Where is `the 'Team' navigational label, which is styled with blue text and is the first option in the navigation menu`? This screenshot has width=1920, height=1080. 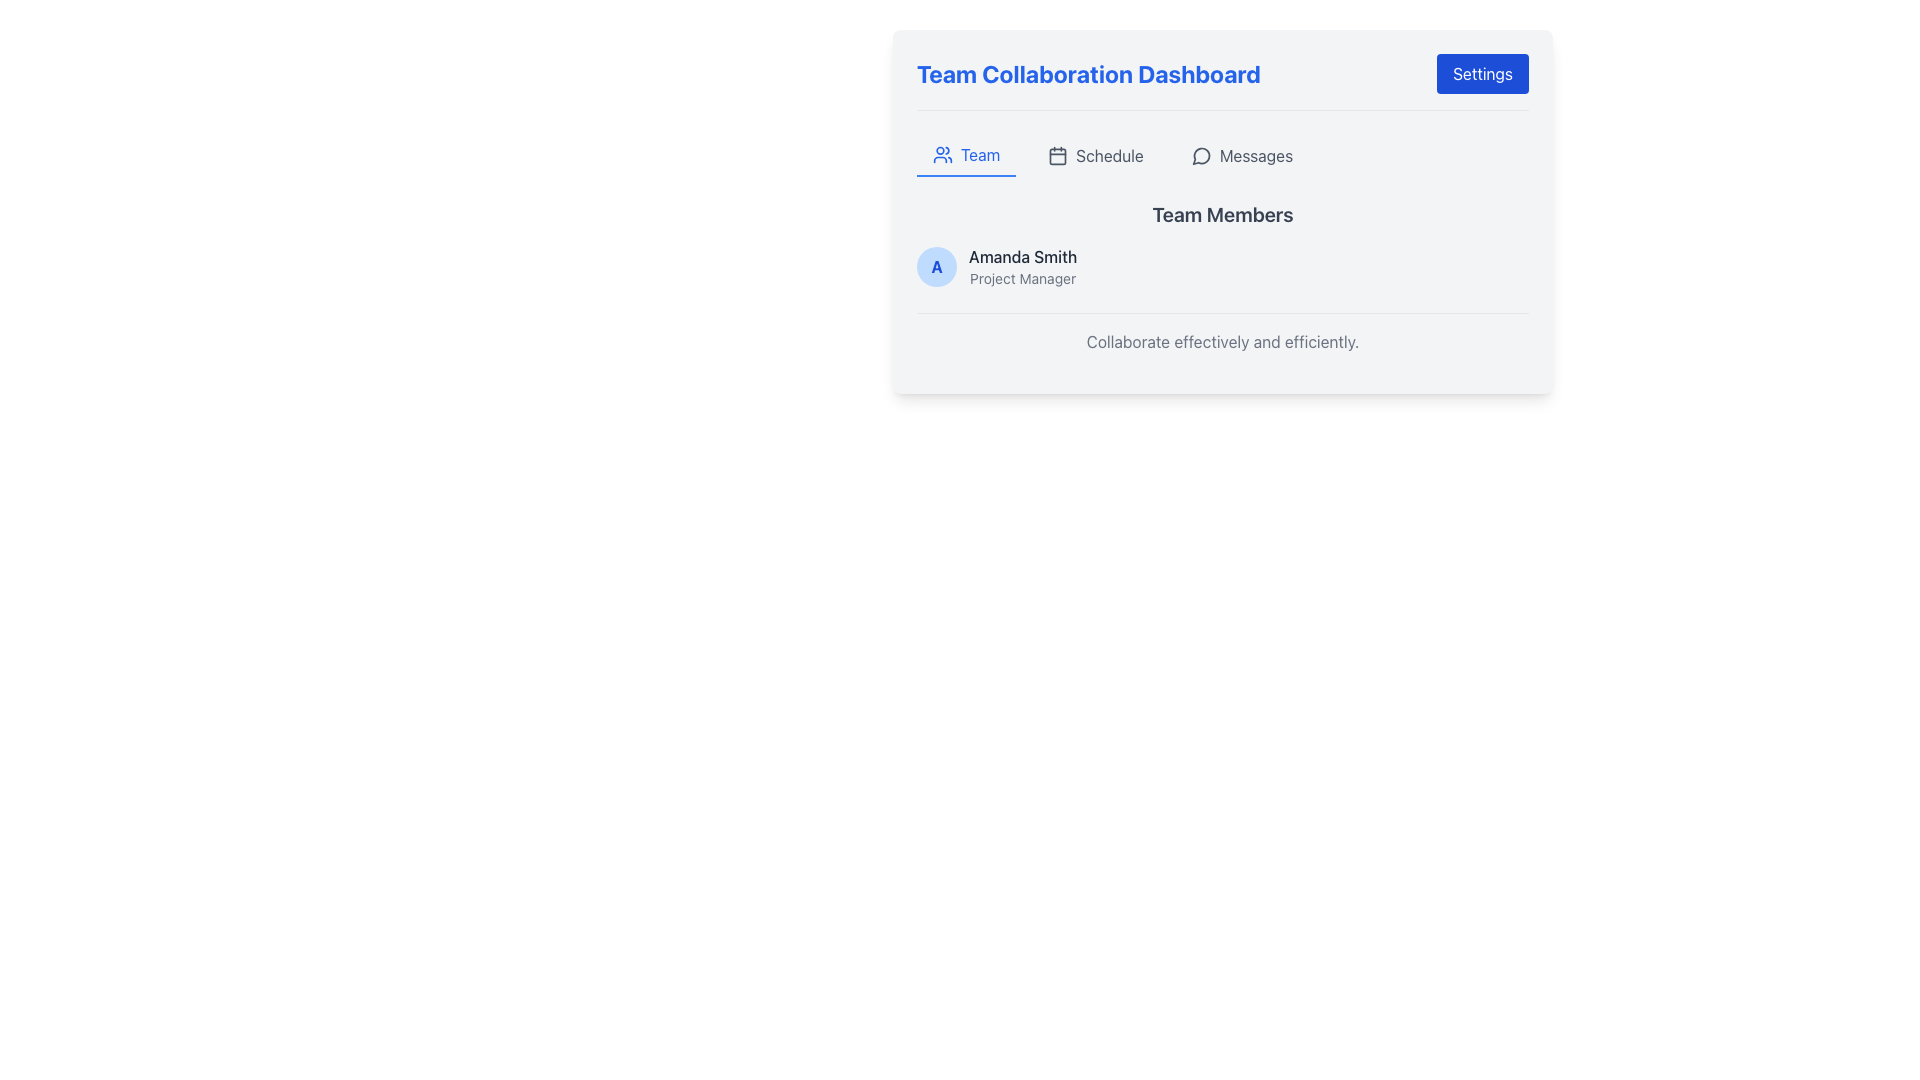
the 'Team' navigational label, which is styled with blue text and is the first option in the navigation menu is located at coordinates (980, 153).